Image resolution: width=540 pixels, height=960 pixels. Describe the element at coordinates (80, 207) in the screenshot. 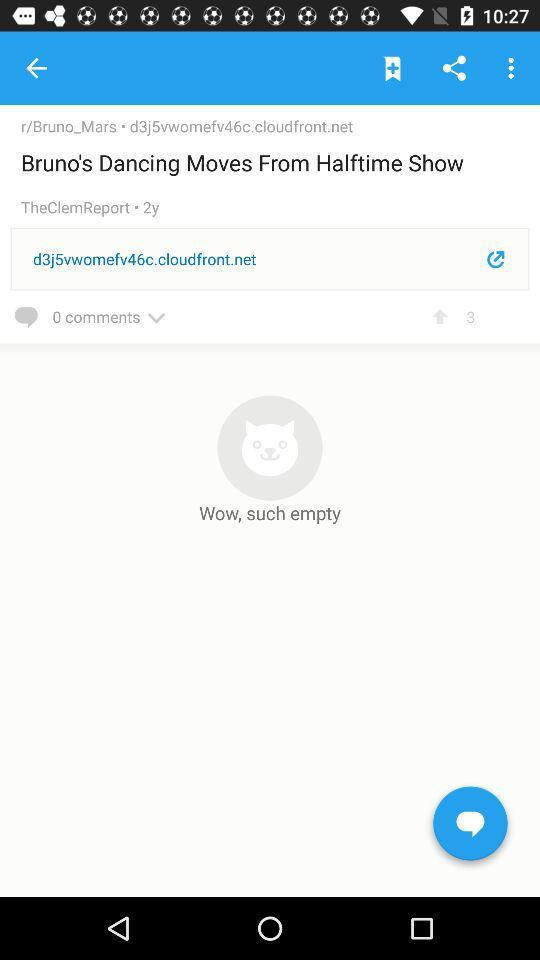

I see `the item to the left of the 2y` at that location.